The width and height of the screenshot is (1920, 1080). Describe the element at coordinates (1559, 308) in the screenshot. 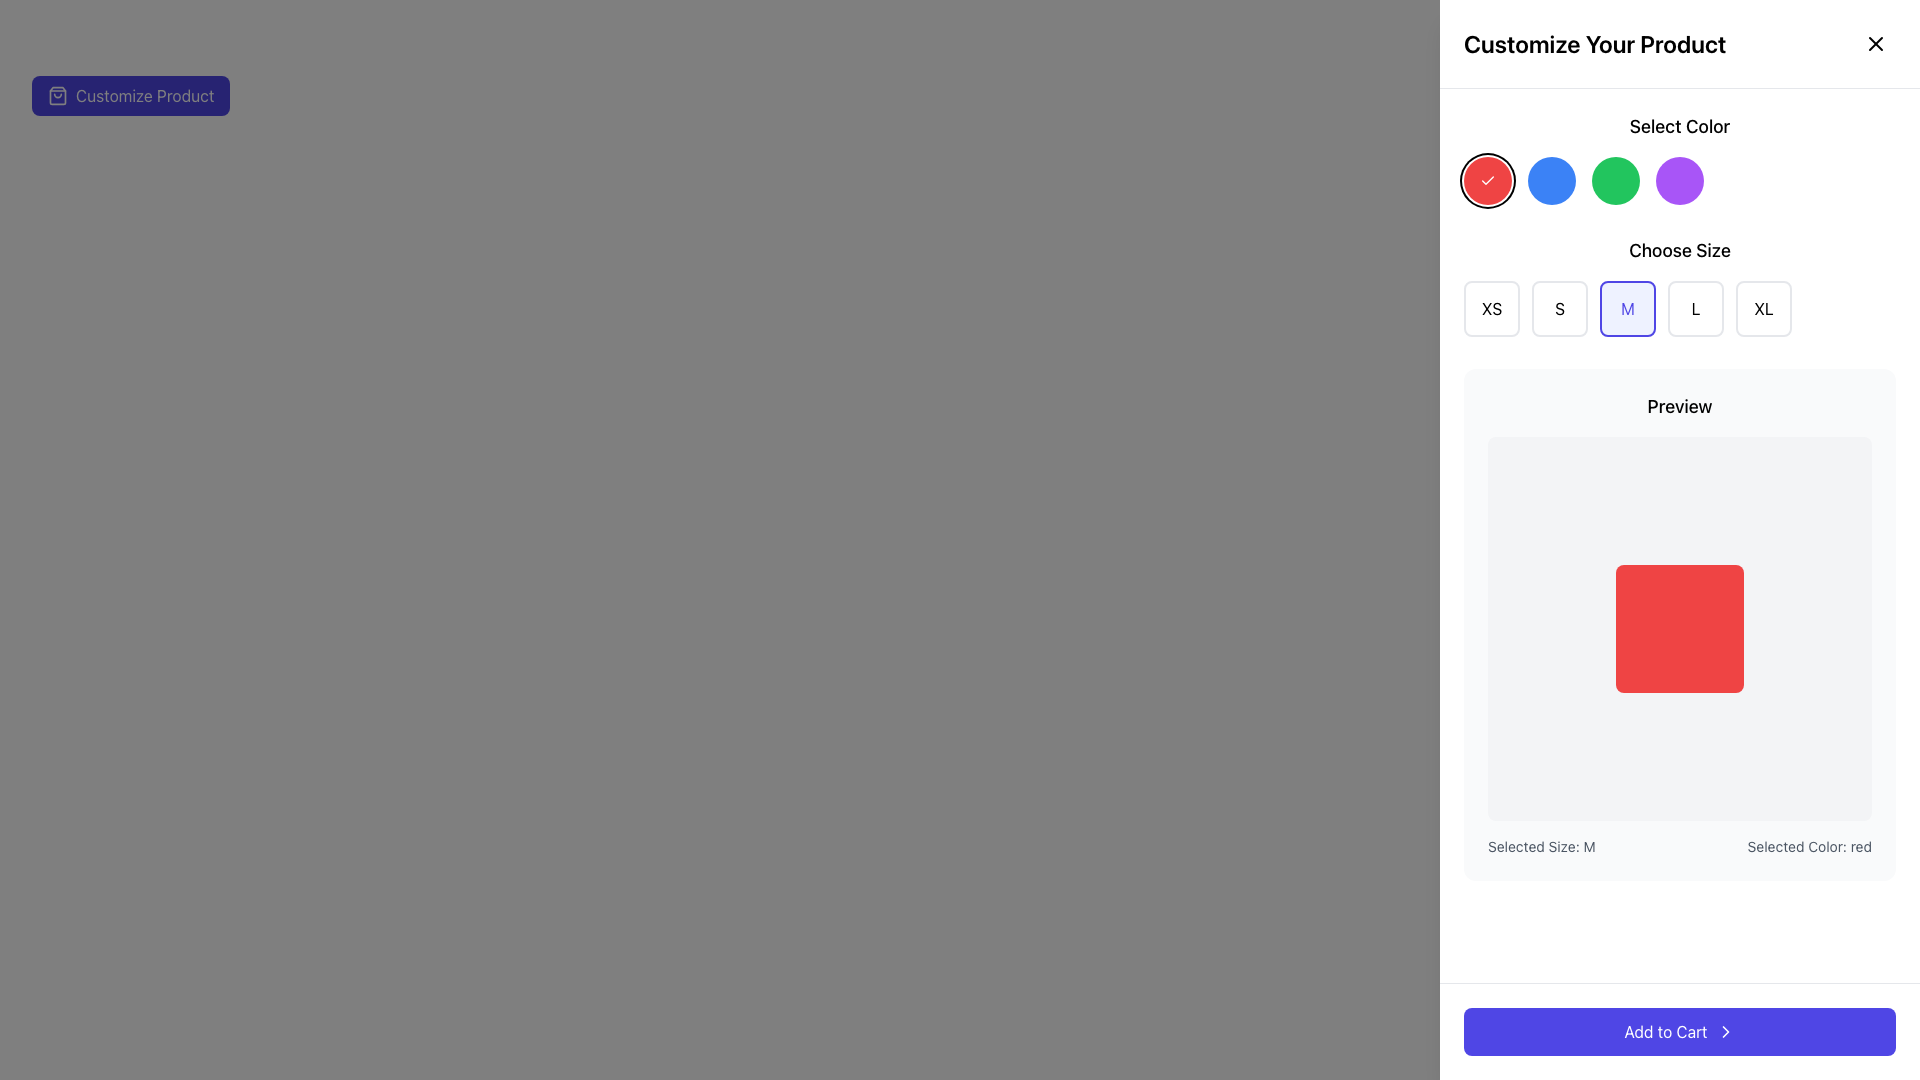

I see `the square button with rounded corners labeled 'S'` at that location.